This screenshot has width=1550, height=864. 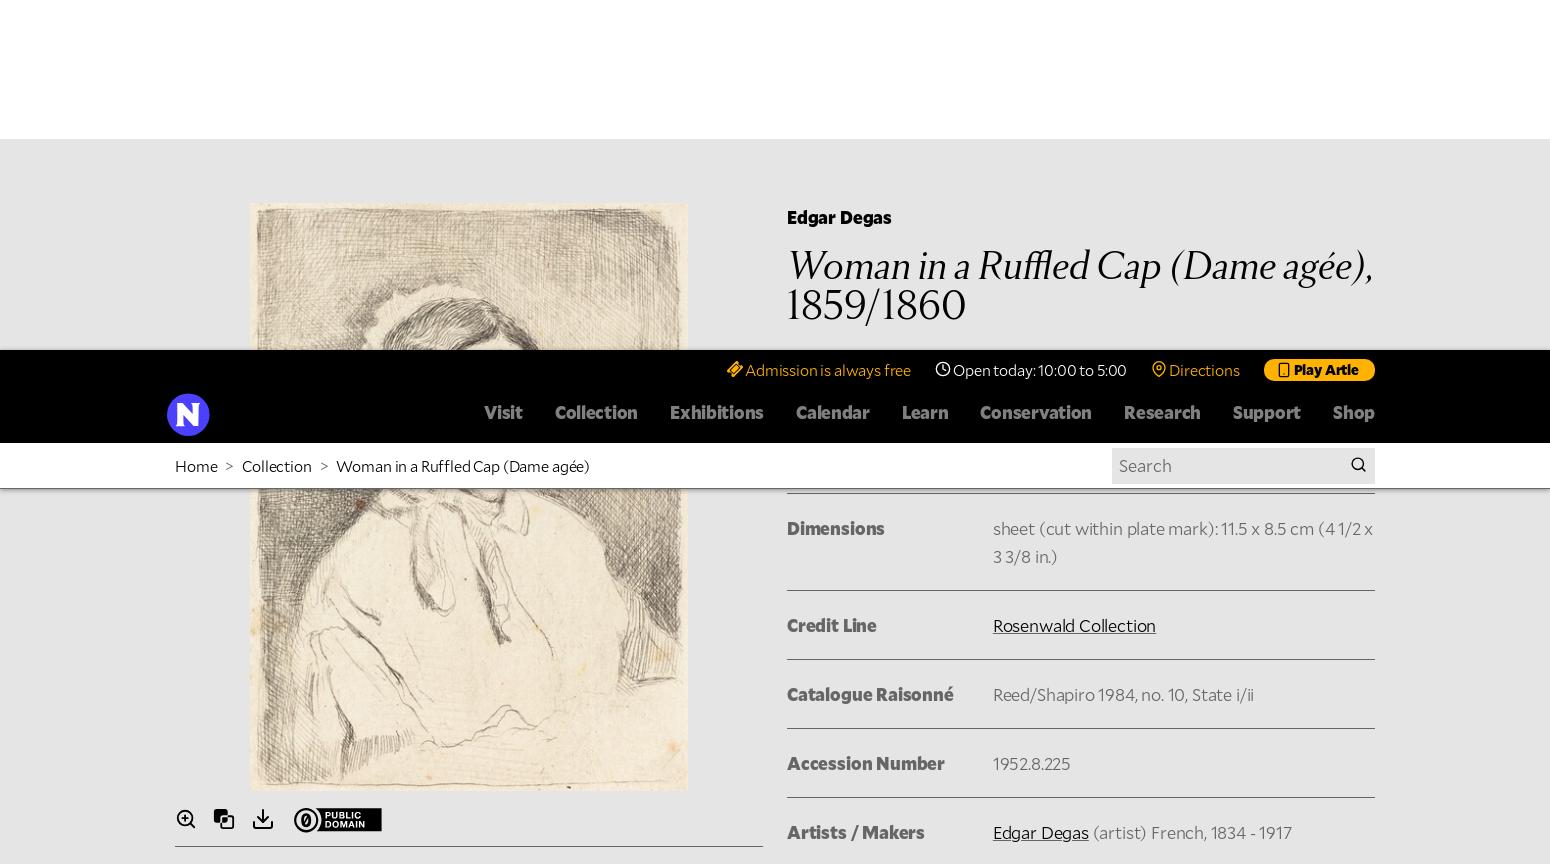 I want to click on 'Image Use', so click(x=829, y=324).